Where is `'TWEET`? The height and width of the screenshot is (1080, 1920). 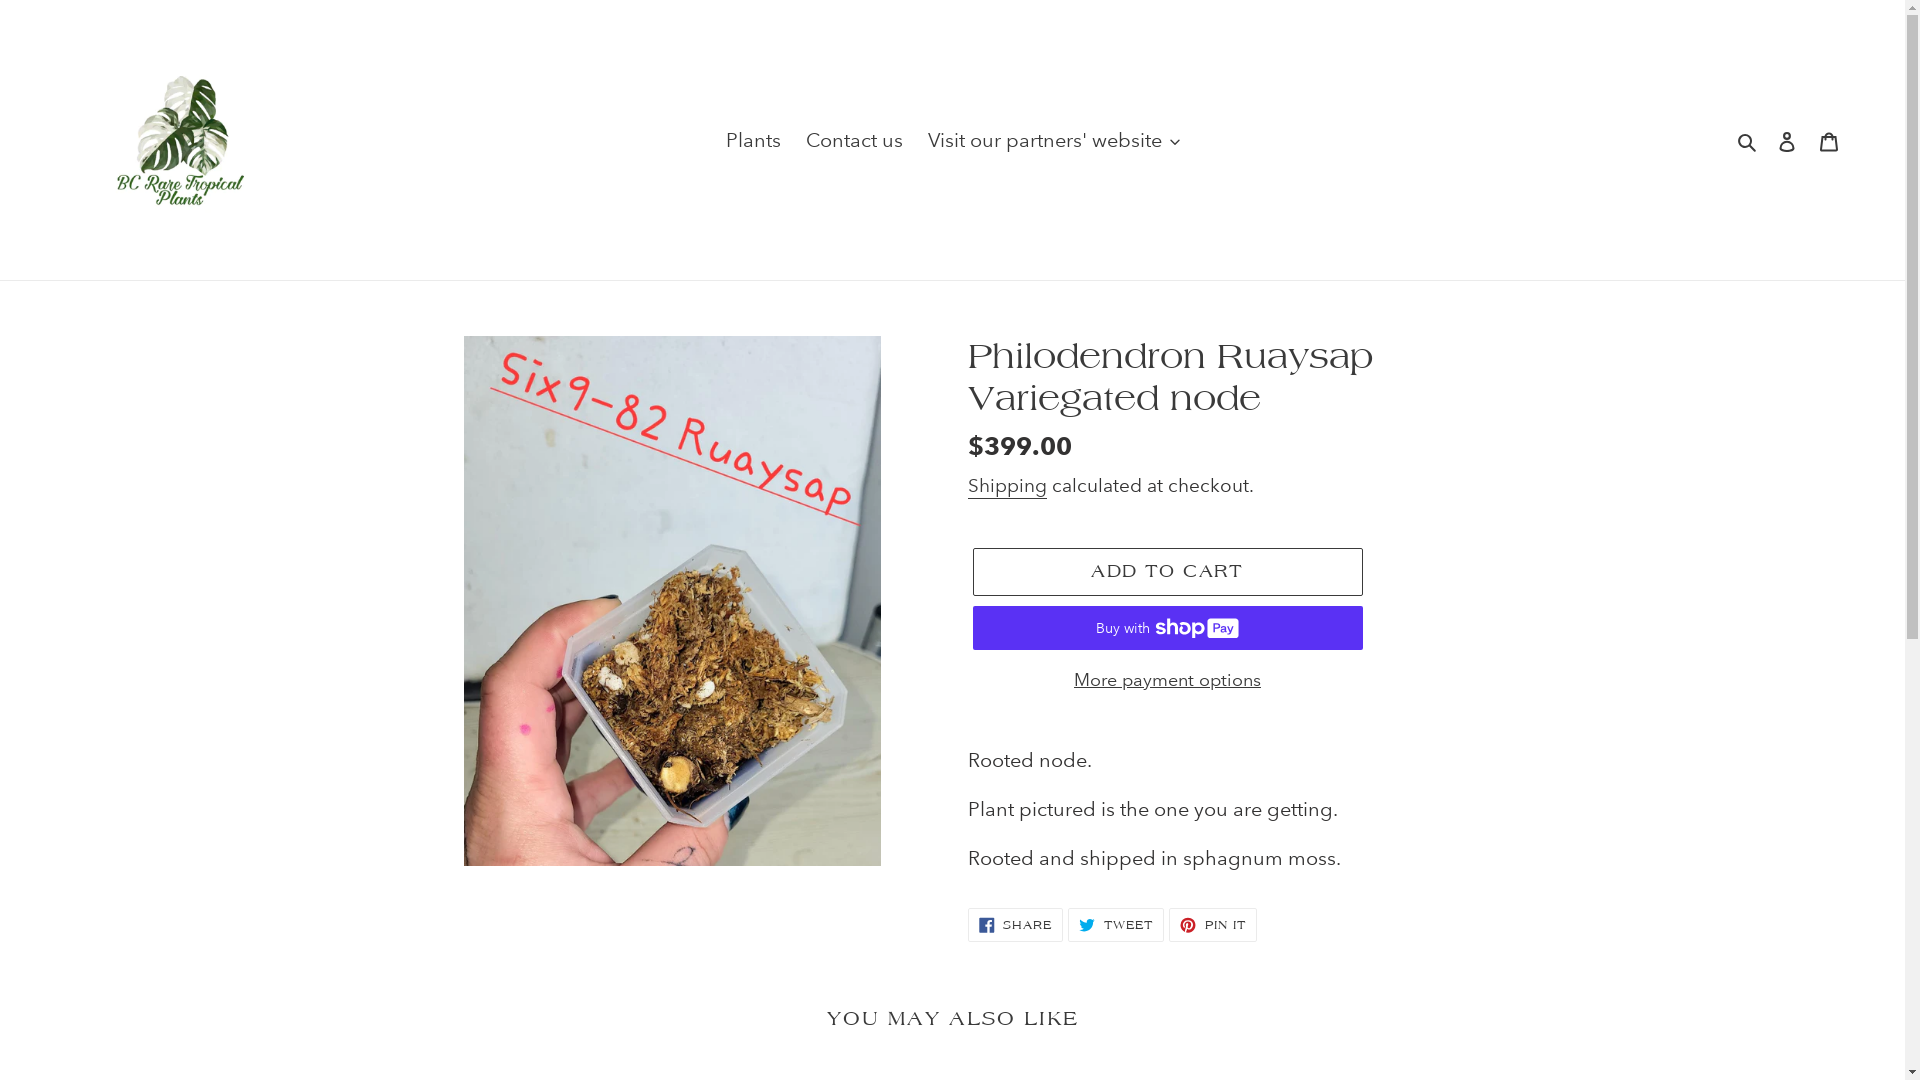
'TWEET is located at coordinates (1115, 925).